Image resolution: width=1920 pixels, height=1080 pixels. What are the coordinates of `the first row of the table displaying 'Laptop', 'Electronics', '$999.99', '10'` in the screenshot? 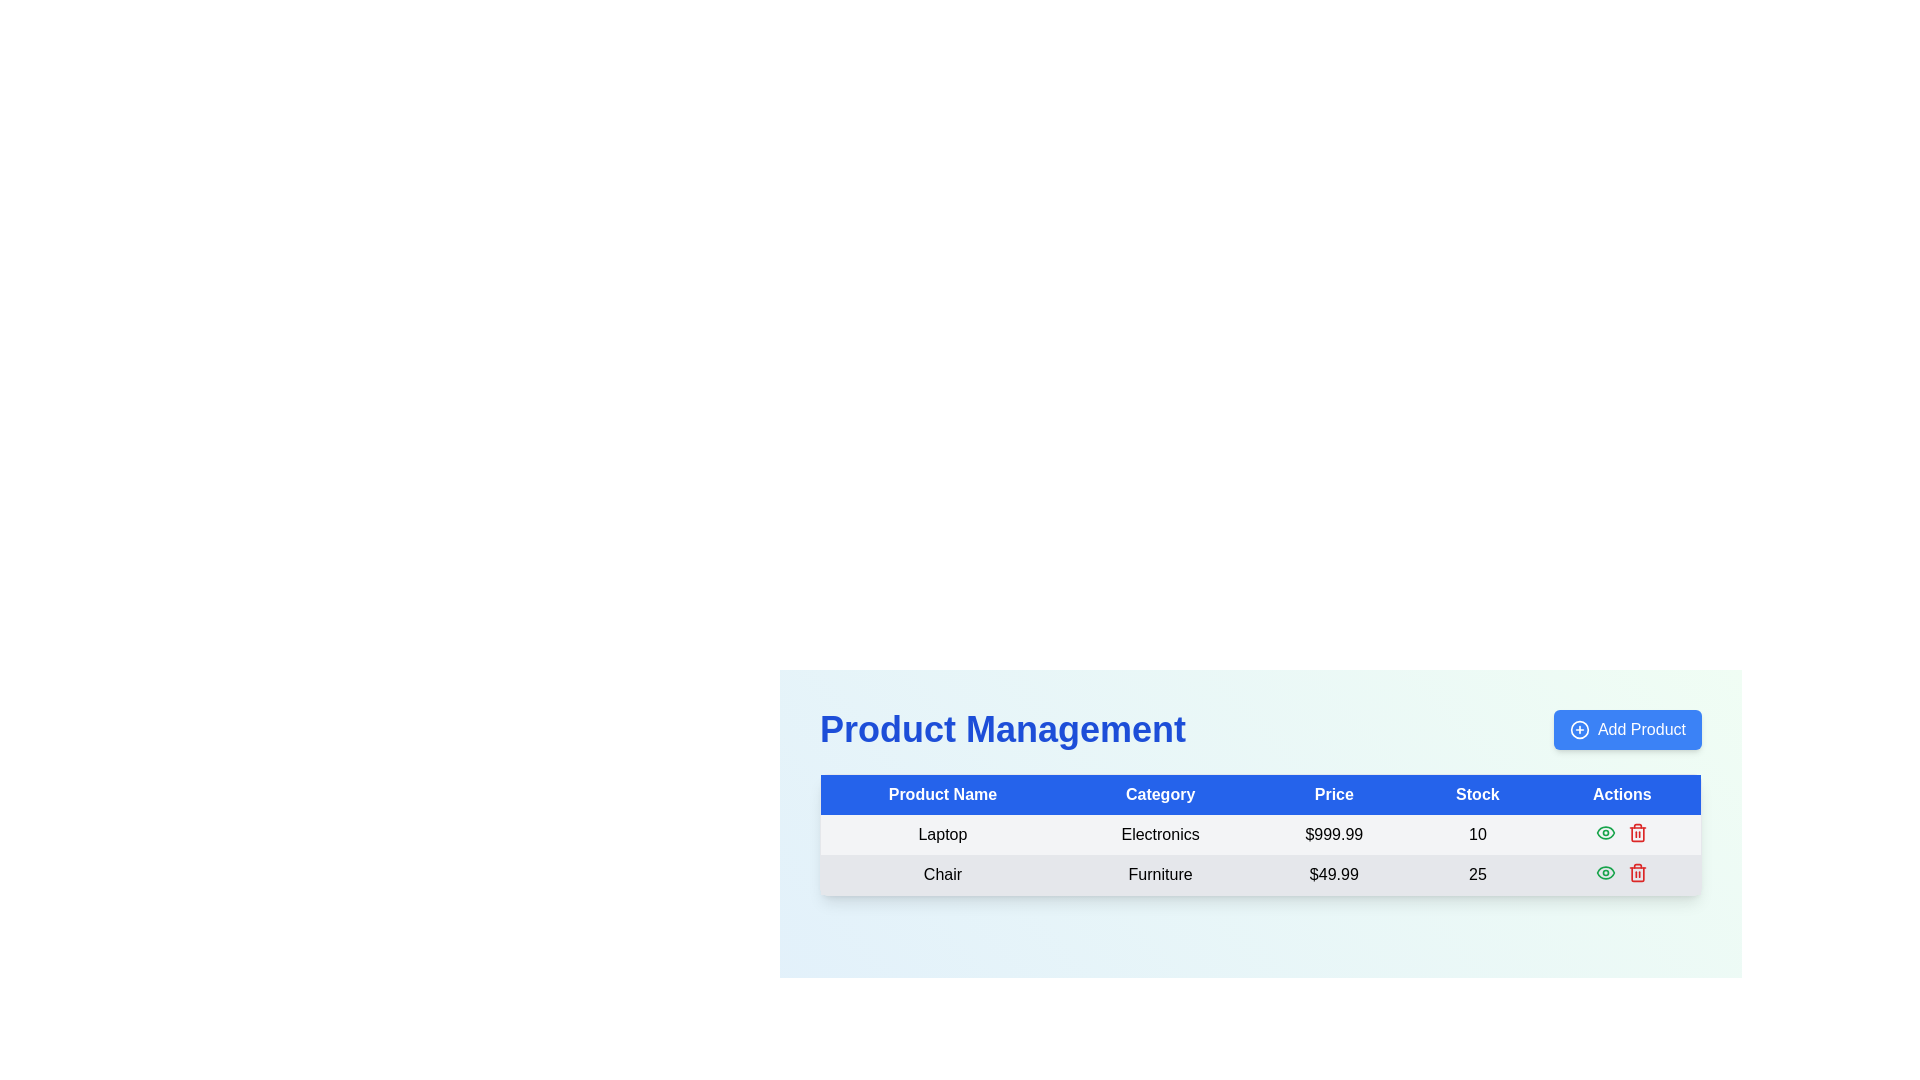 It's located at (1260, 834).